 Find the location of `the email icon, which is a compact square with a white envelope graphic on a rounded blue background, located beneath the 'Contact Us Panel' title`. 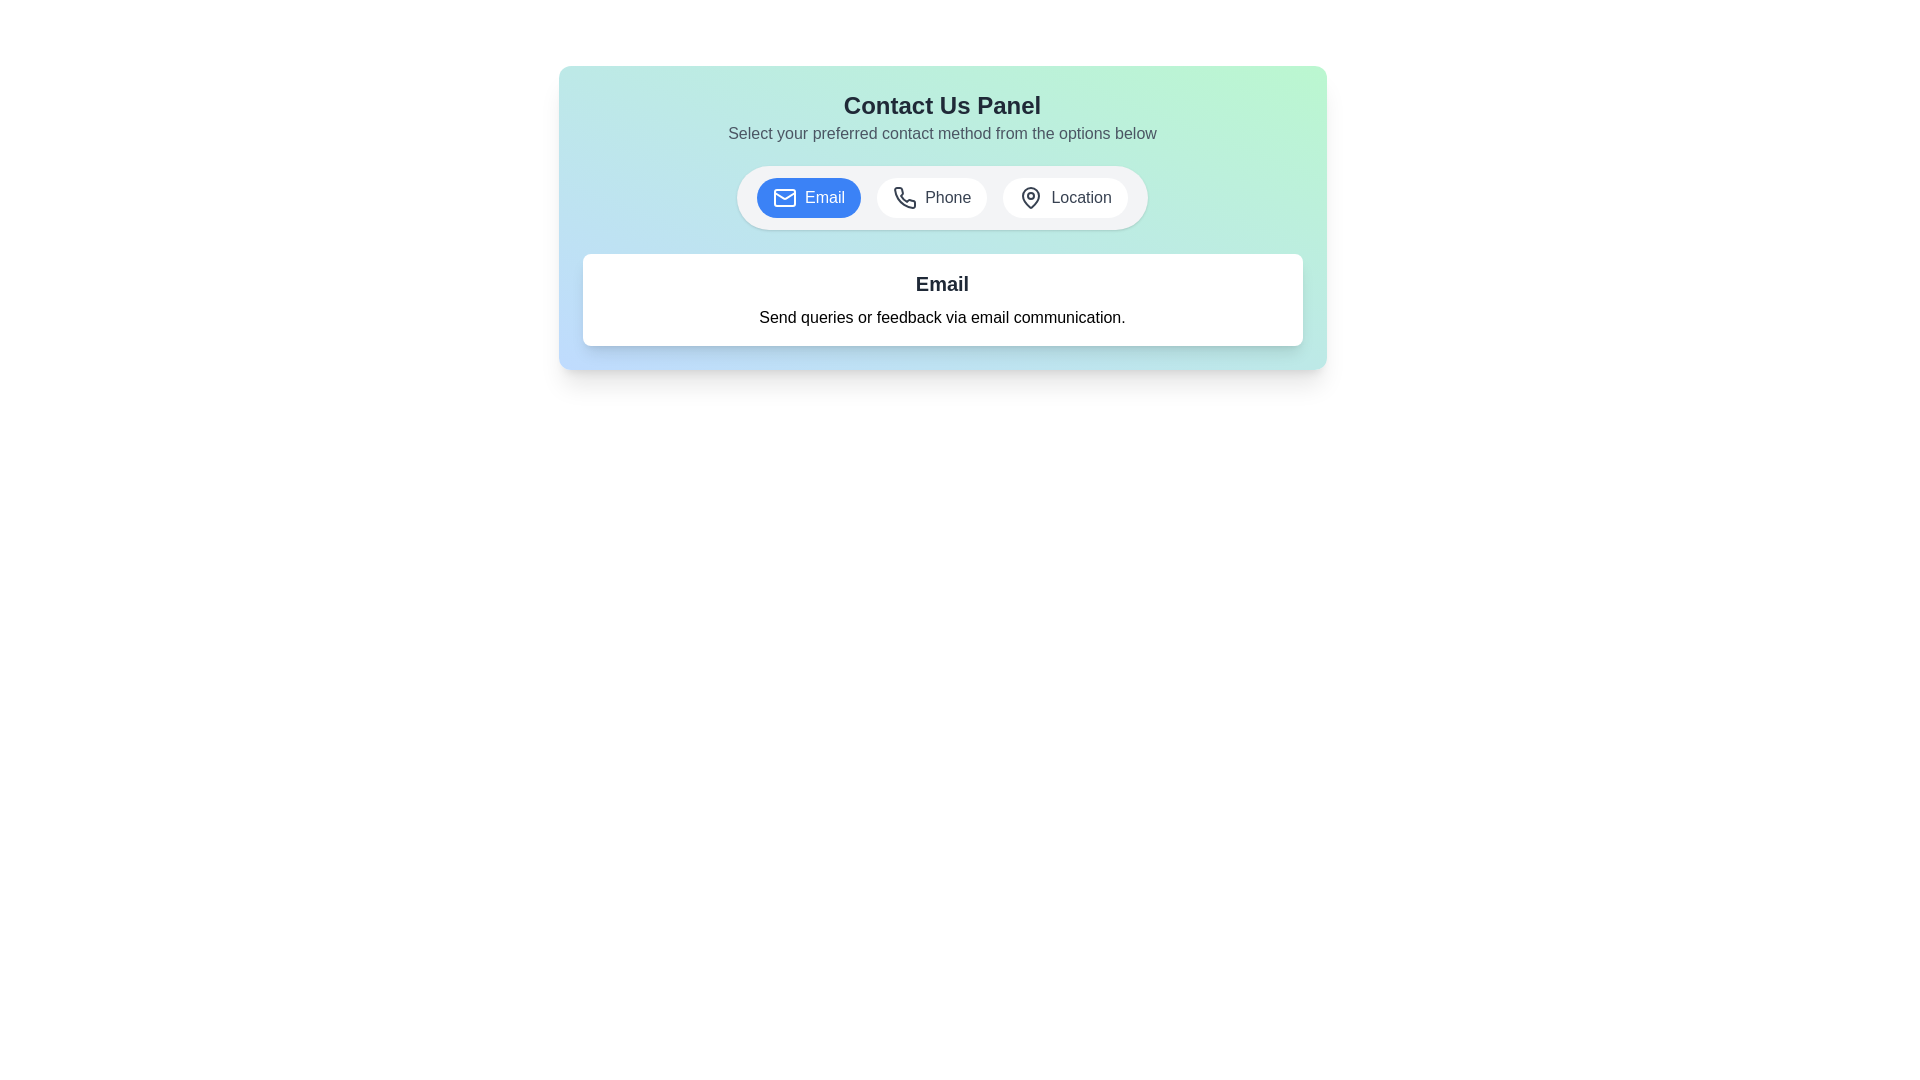

the email icon, which is a compact square with a white envelope graphic on a rounded blue background, located beneath the 'Contact Us Panel' title is located at coordinates (784, 197).